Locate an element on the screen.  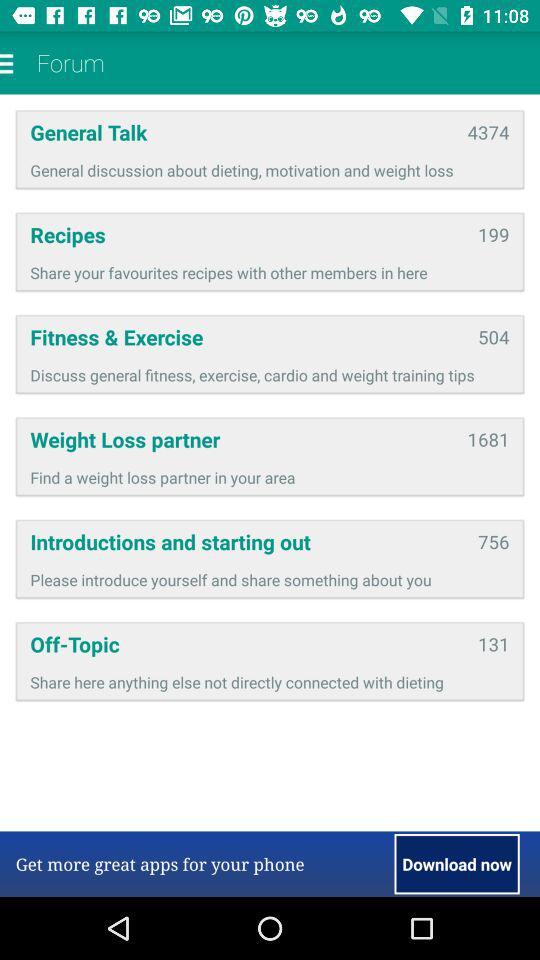
the 131 app is located at coordinates (492, 643).